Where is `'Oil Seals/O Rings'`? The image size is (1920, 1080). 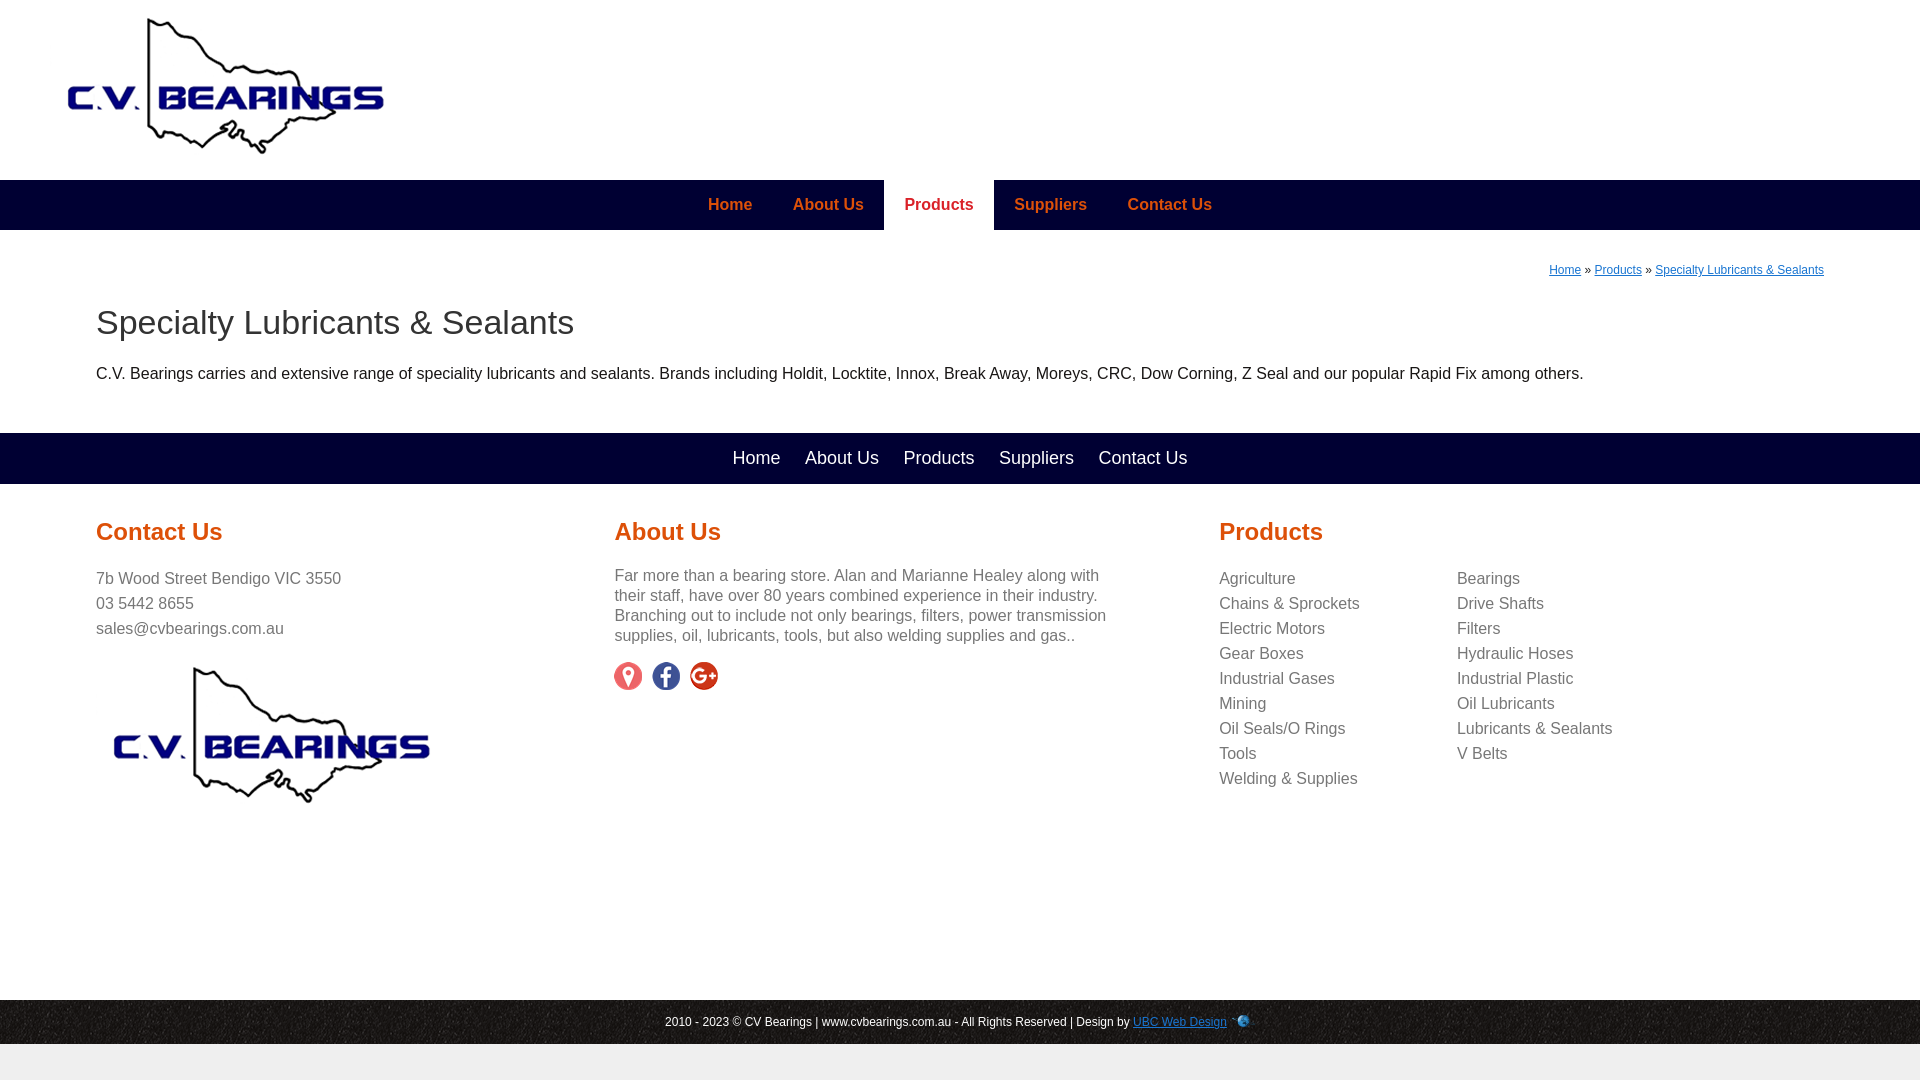
'Oil Seals/O Rings' is located at coordinates (1281, 728).